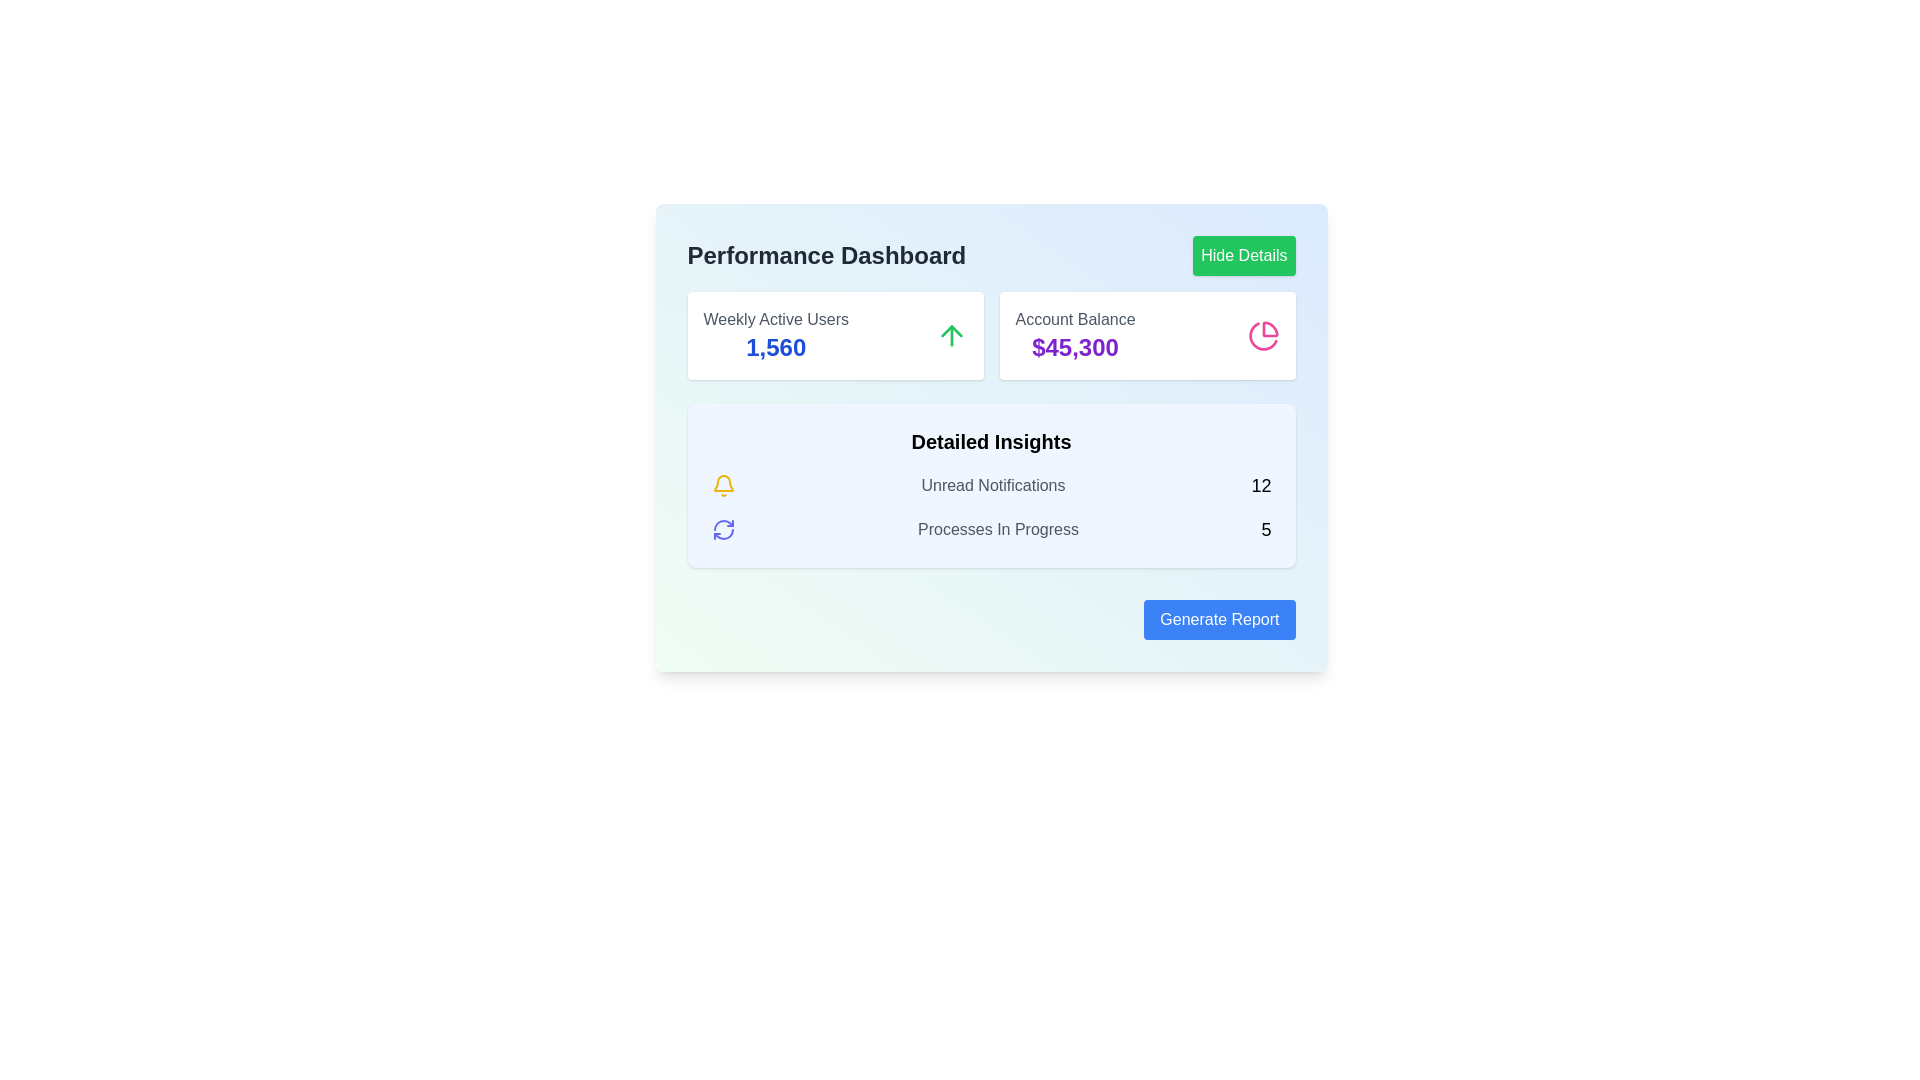 Image resolution: width=1920 pixels, height=1080 pixels. Describe the element at coordinates (991, 507) in the screenshot. I see `information displayed in the Informational Panel, which shows 'Unread Notifications' with the number '12' and 'Processes In Progress' with the number '5'` at that location.